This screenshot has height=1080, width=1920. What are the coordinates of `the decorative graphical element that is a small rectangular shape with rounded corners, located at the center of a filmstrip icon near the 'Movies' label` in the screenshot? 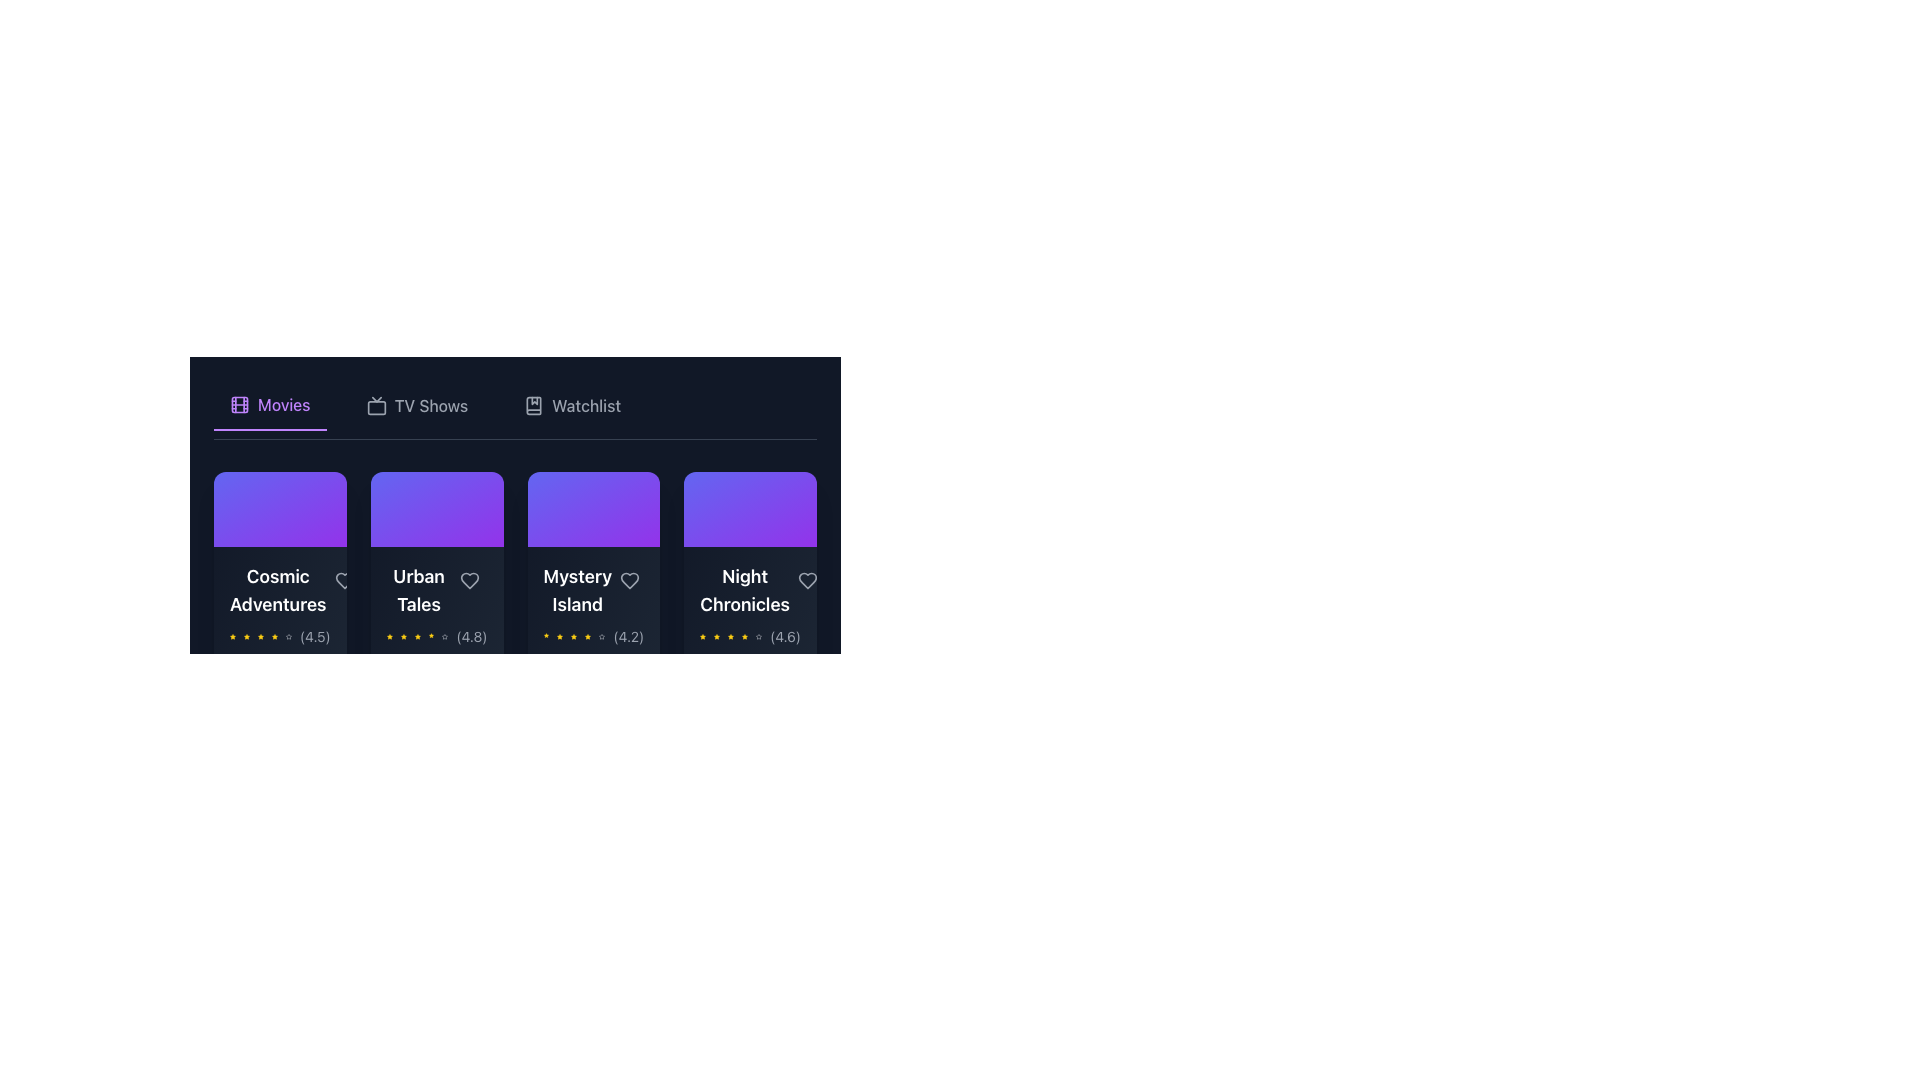 It's located at (240, 405).